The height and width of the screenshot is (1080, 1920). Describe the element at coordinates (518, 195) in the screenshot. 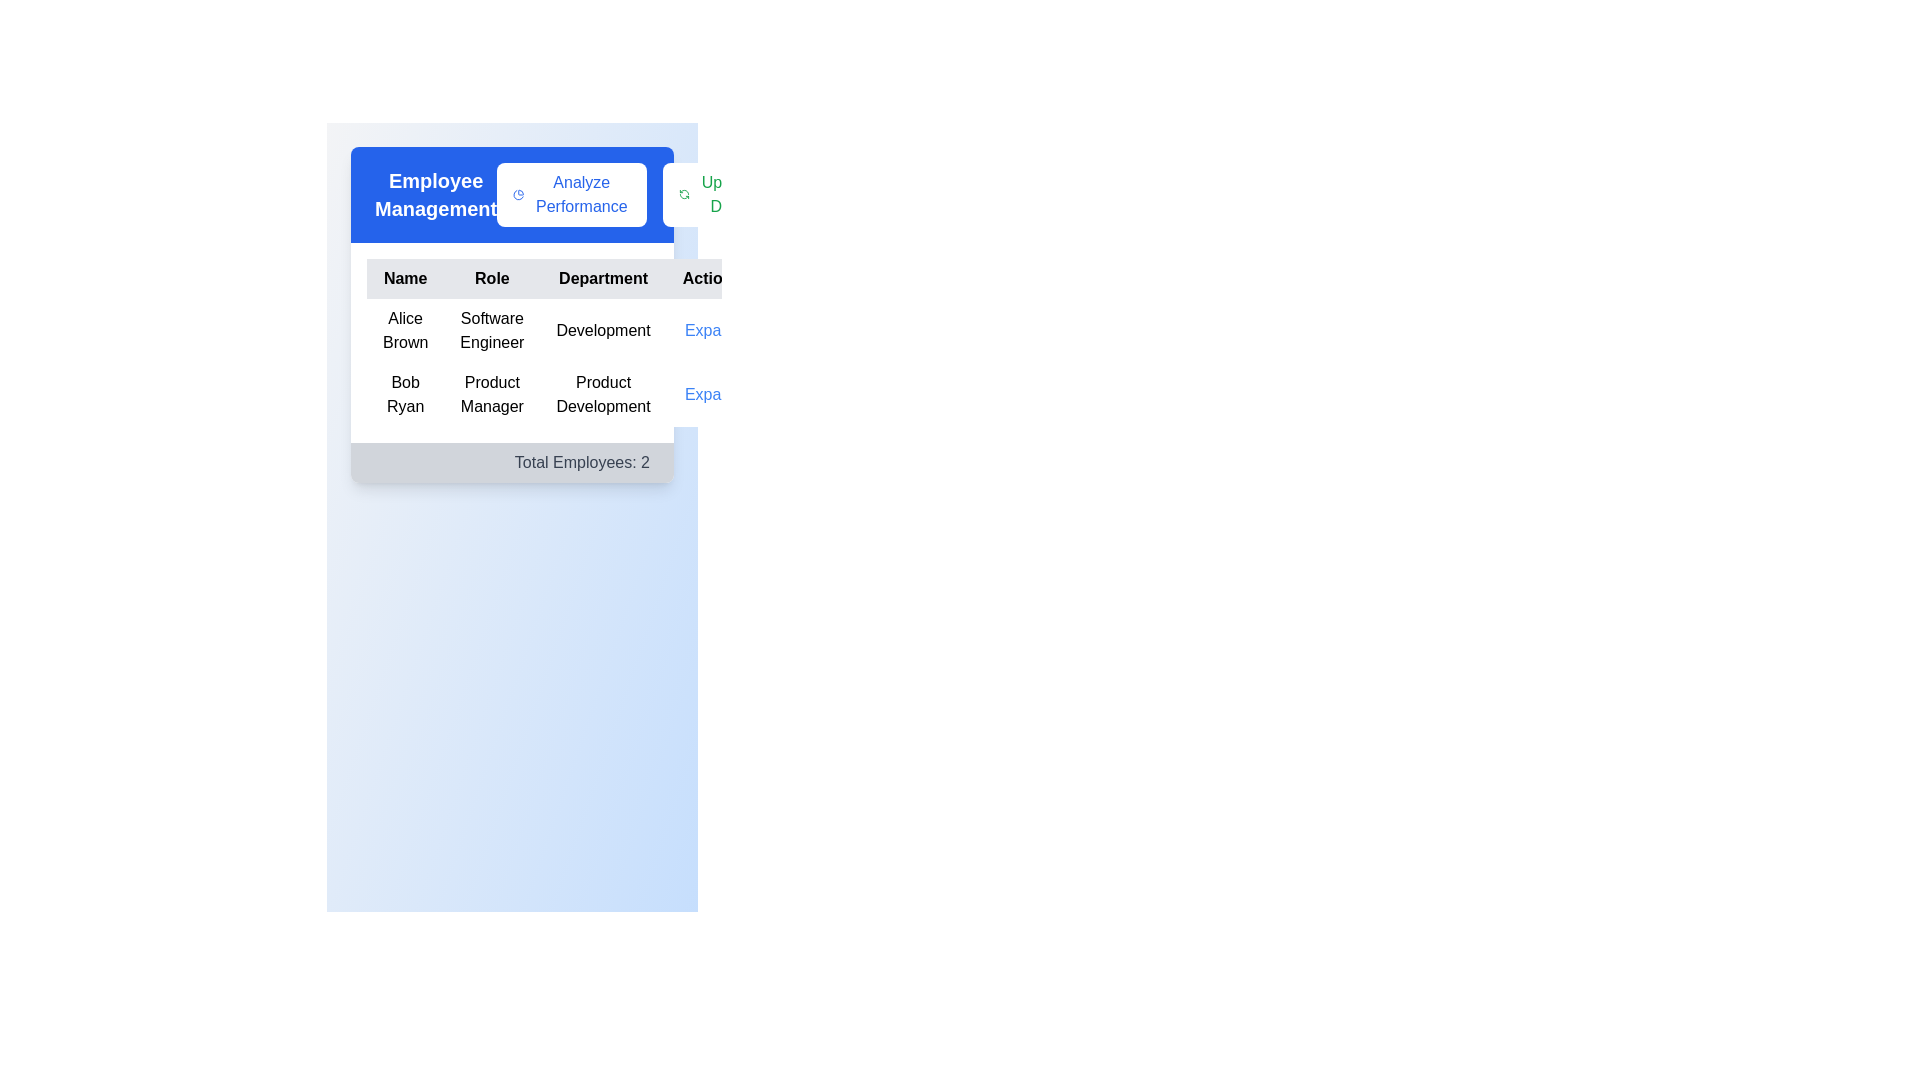

I see `the 'Analyze Performance' button` at that location.